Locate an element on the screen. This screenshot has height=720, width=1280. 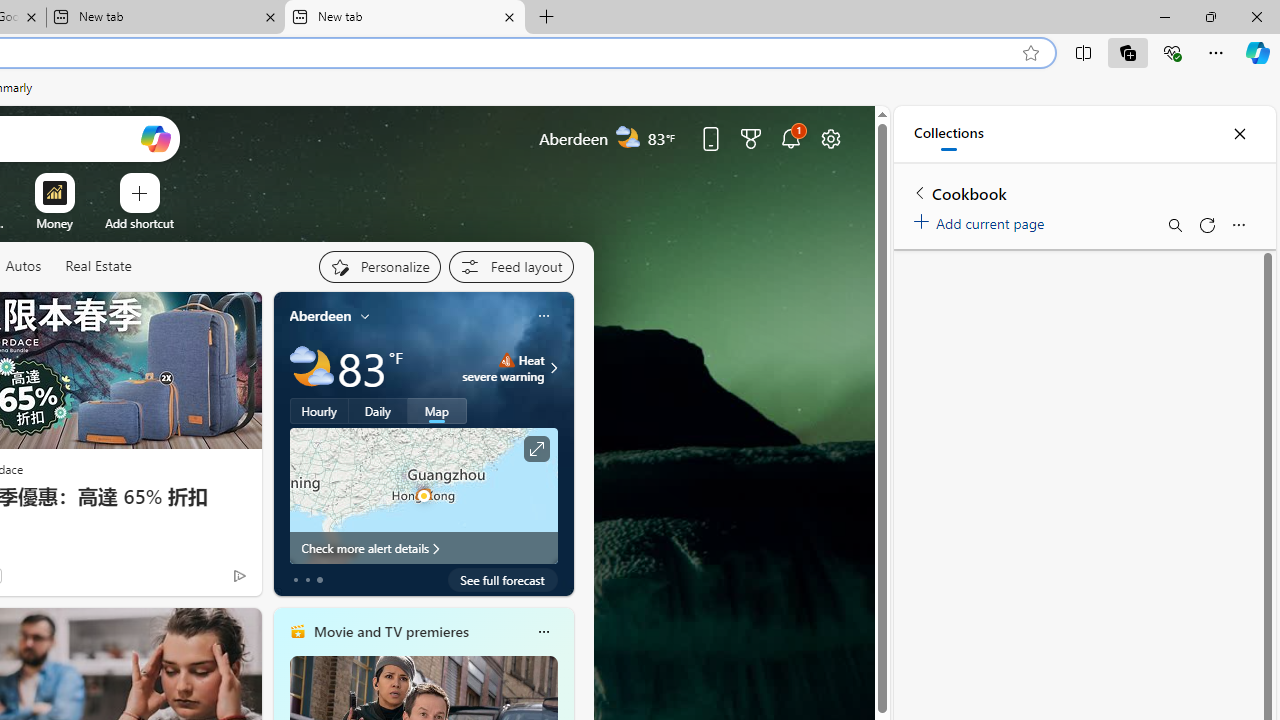
'See full forecast' is located at coordinates (502, 579).